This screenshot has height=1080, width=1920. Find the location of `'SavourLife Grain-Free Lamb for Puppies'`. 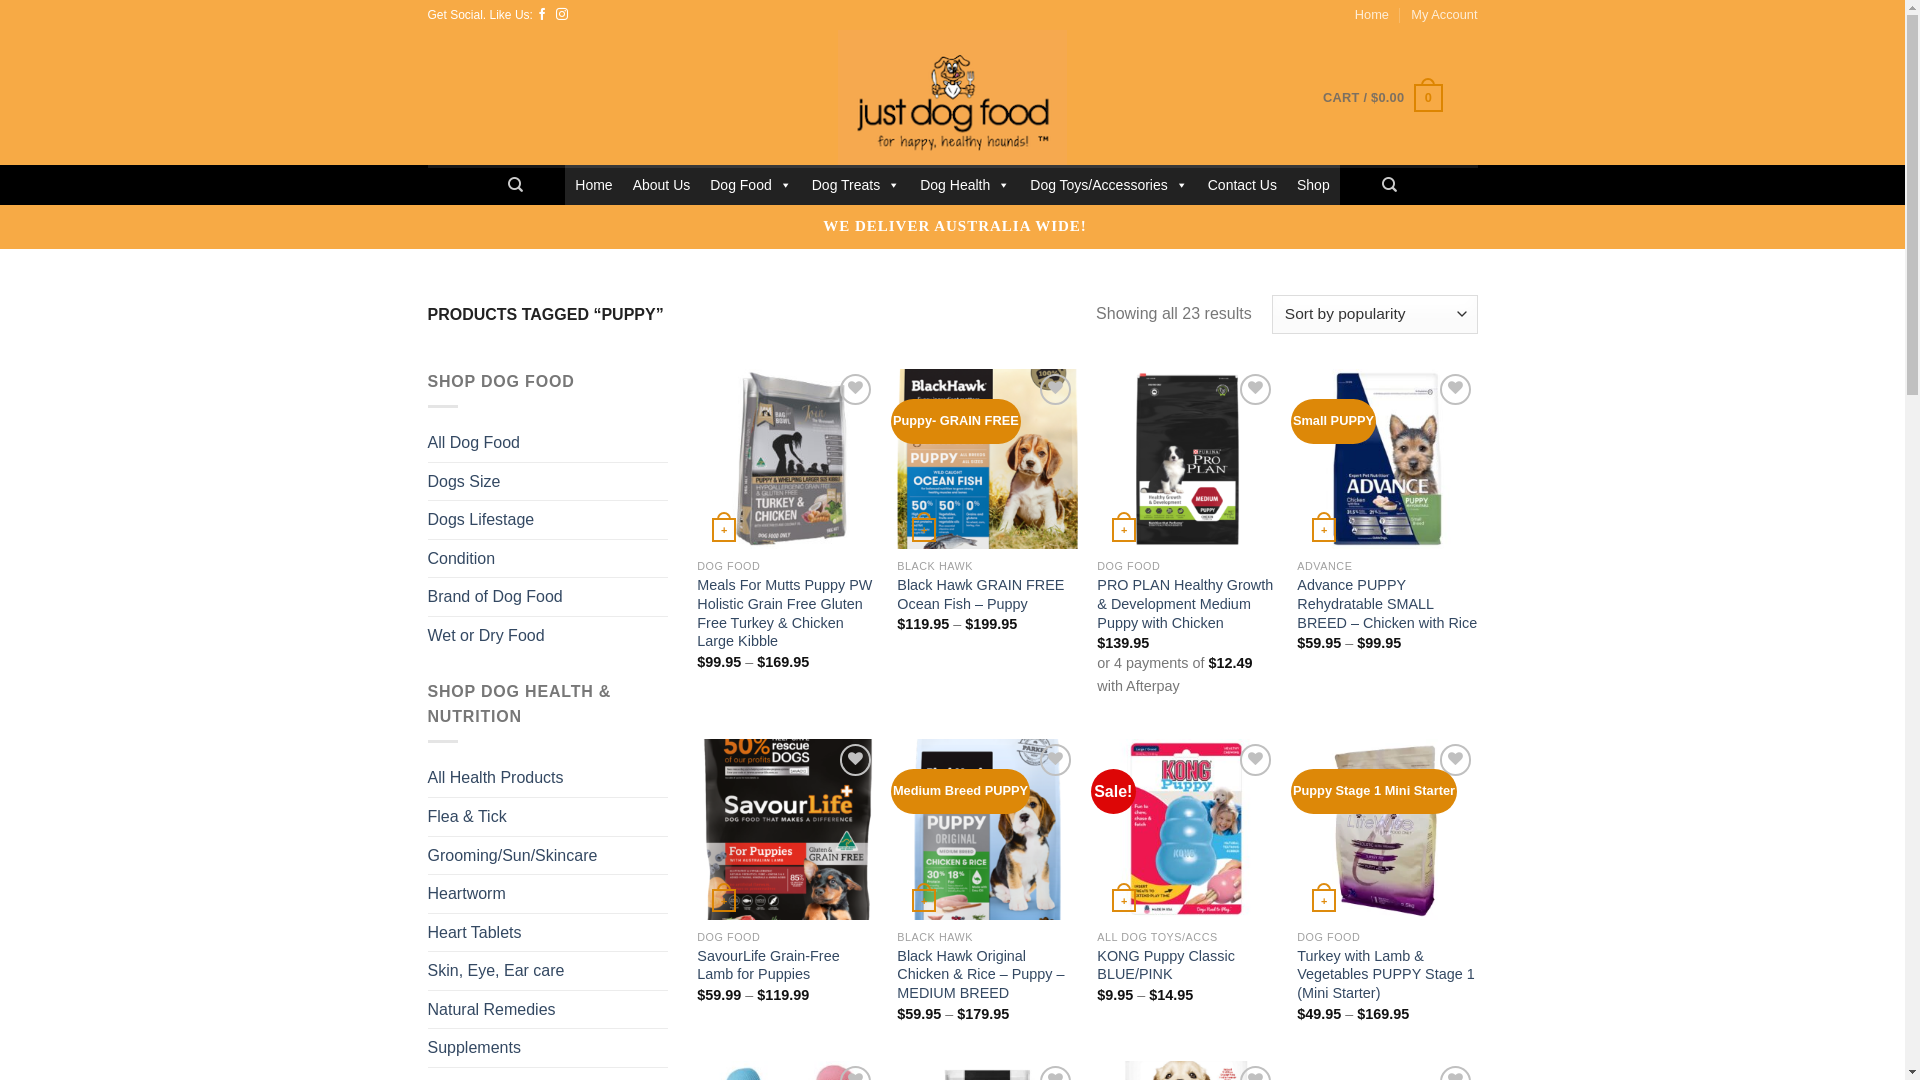

'SavourLife Grain-Free Lamb for Puppies' is located at coordinates (786, 964).